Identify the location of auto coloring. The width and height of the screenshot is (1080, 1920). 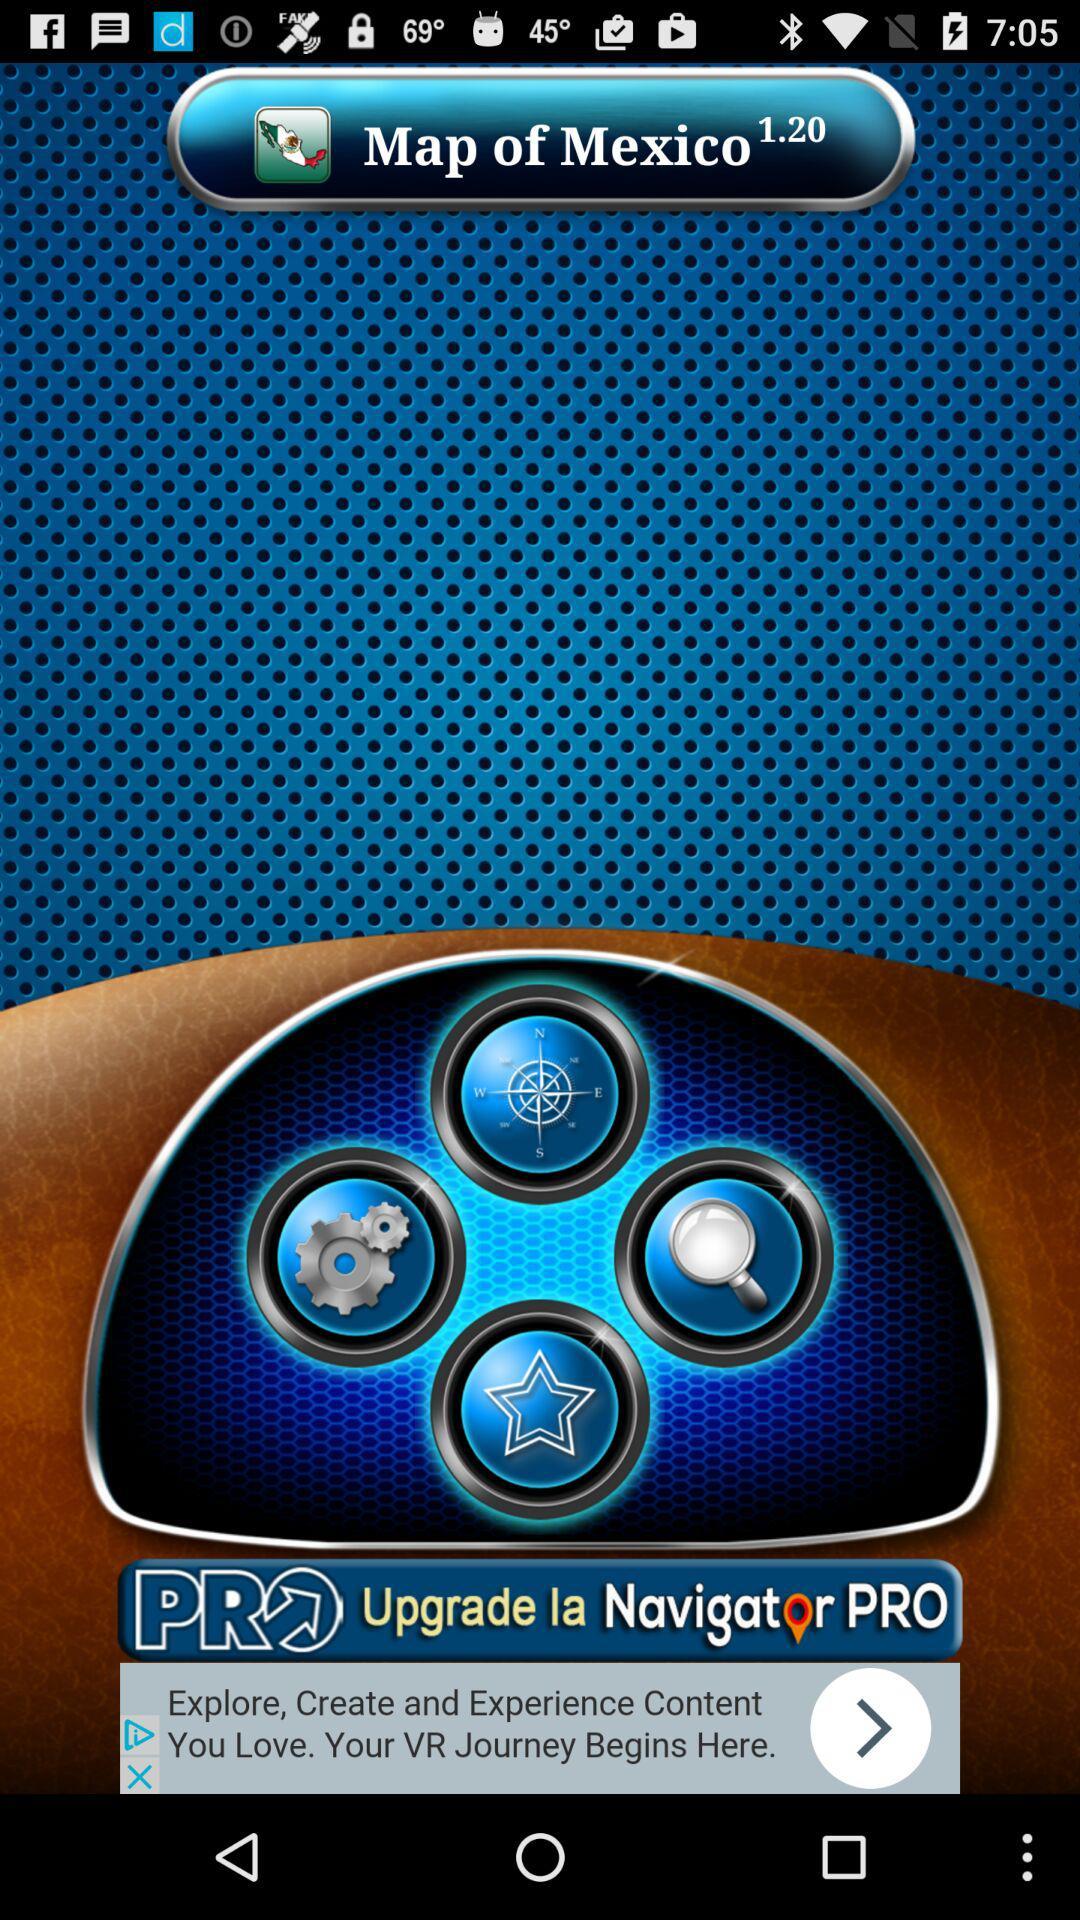
(540, 1610).